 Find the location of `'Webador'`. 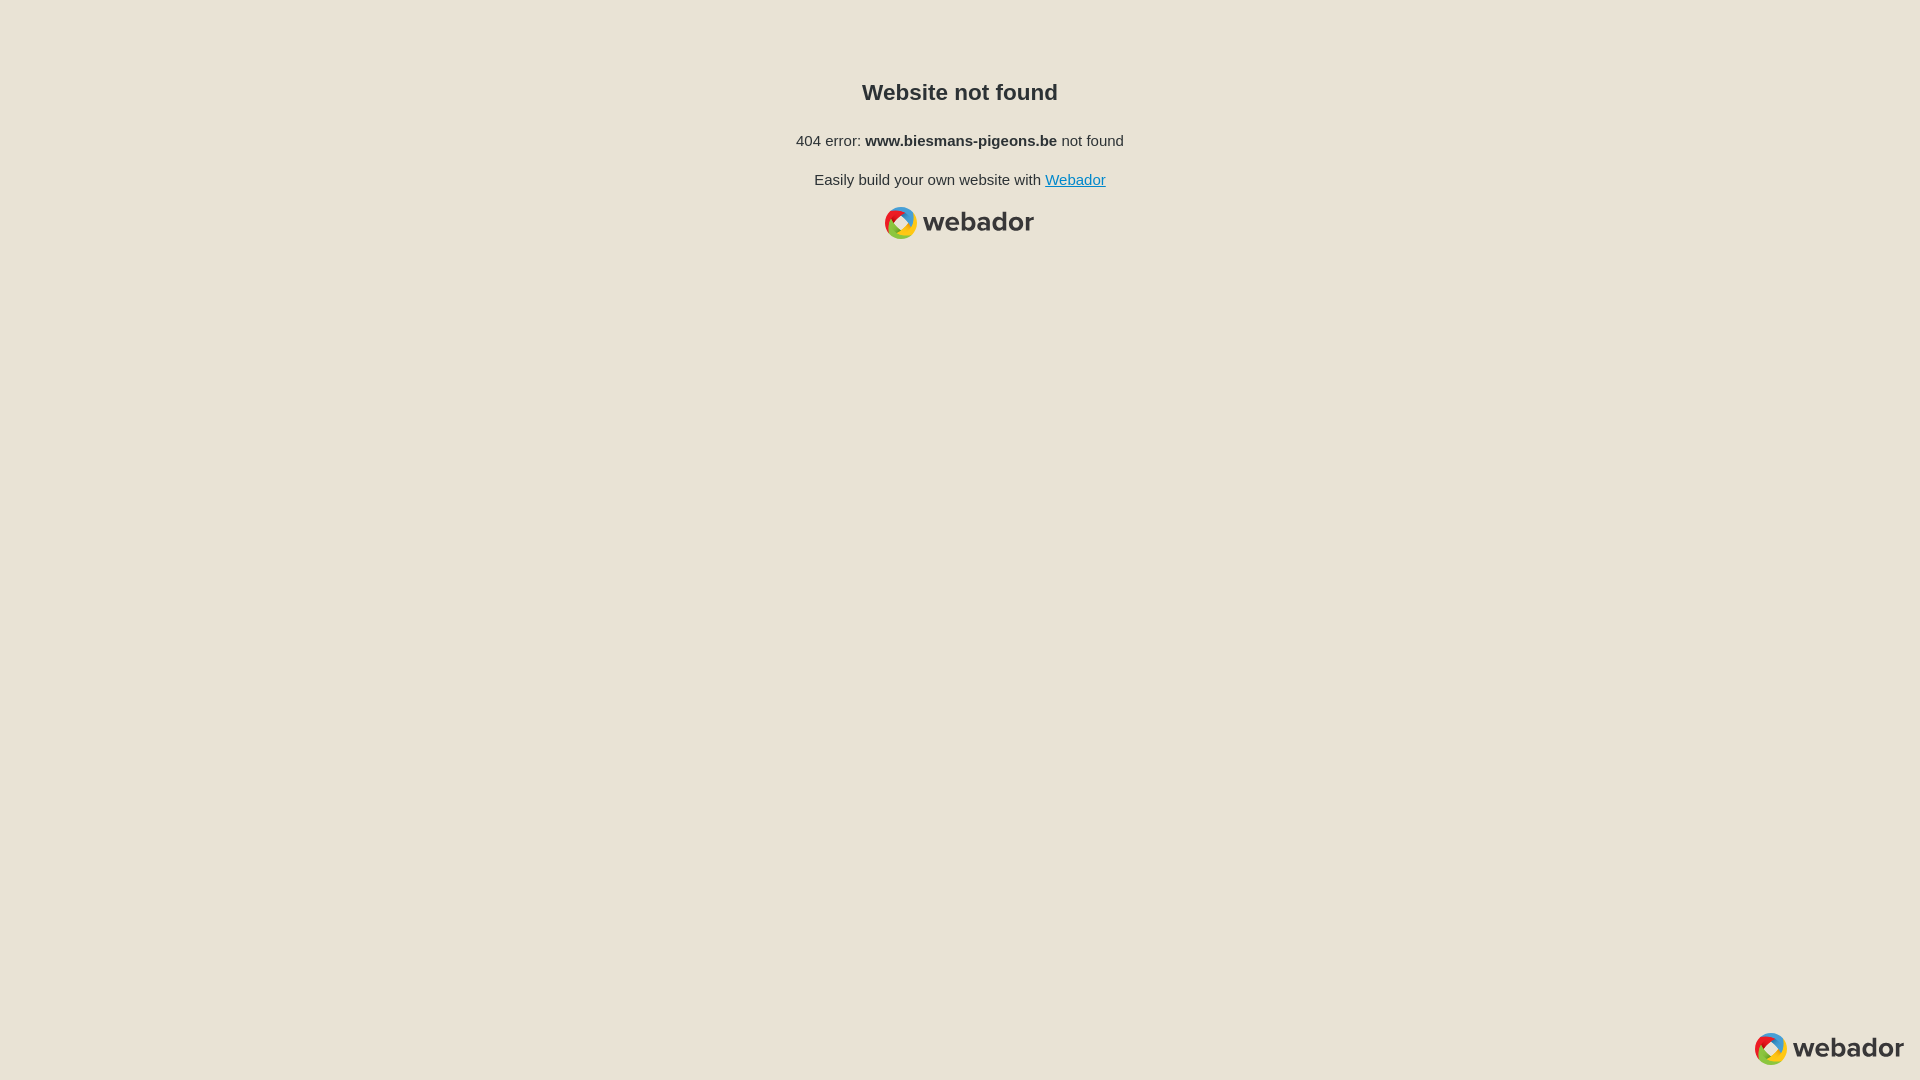

'Webador' is located at coordinates (1044, 178).